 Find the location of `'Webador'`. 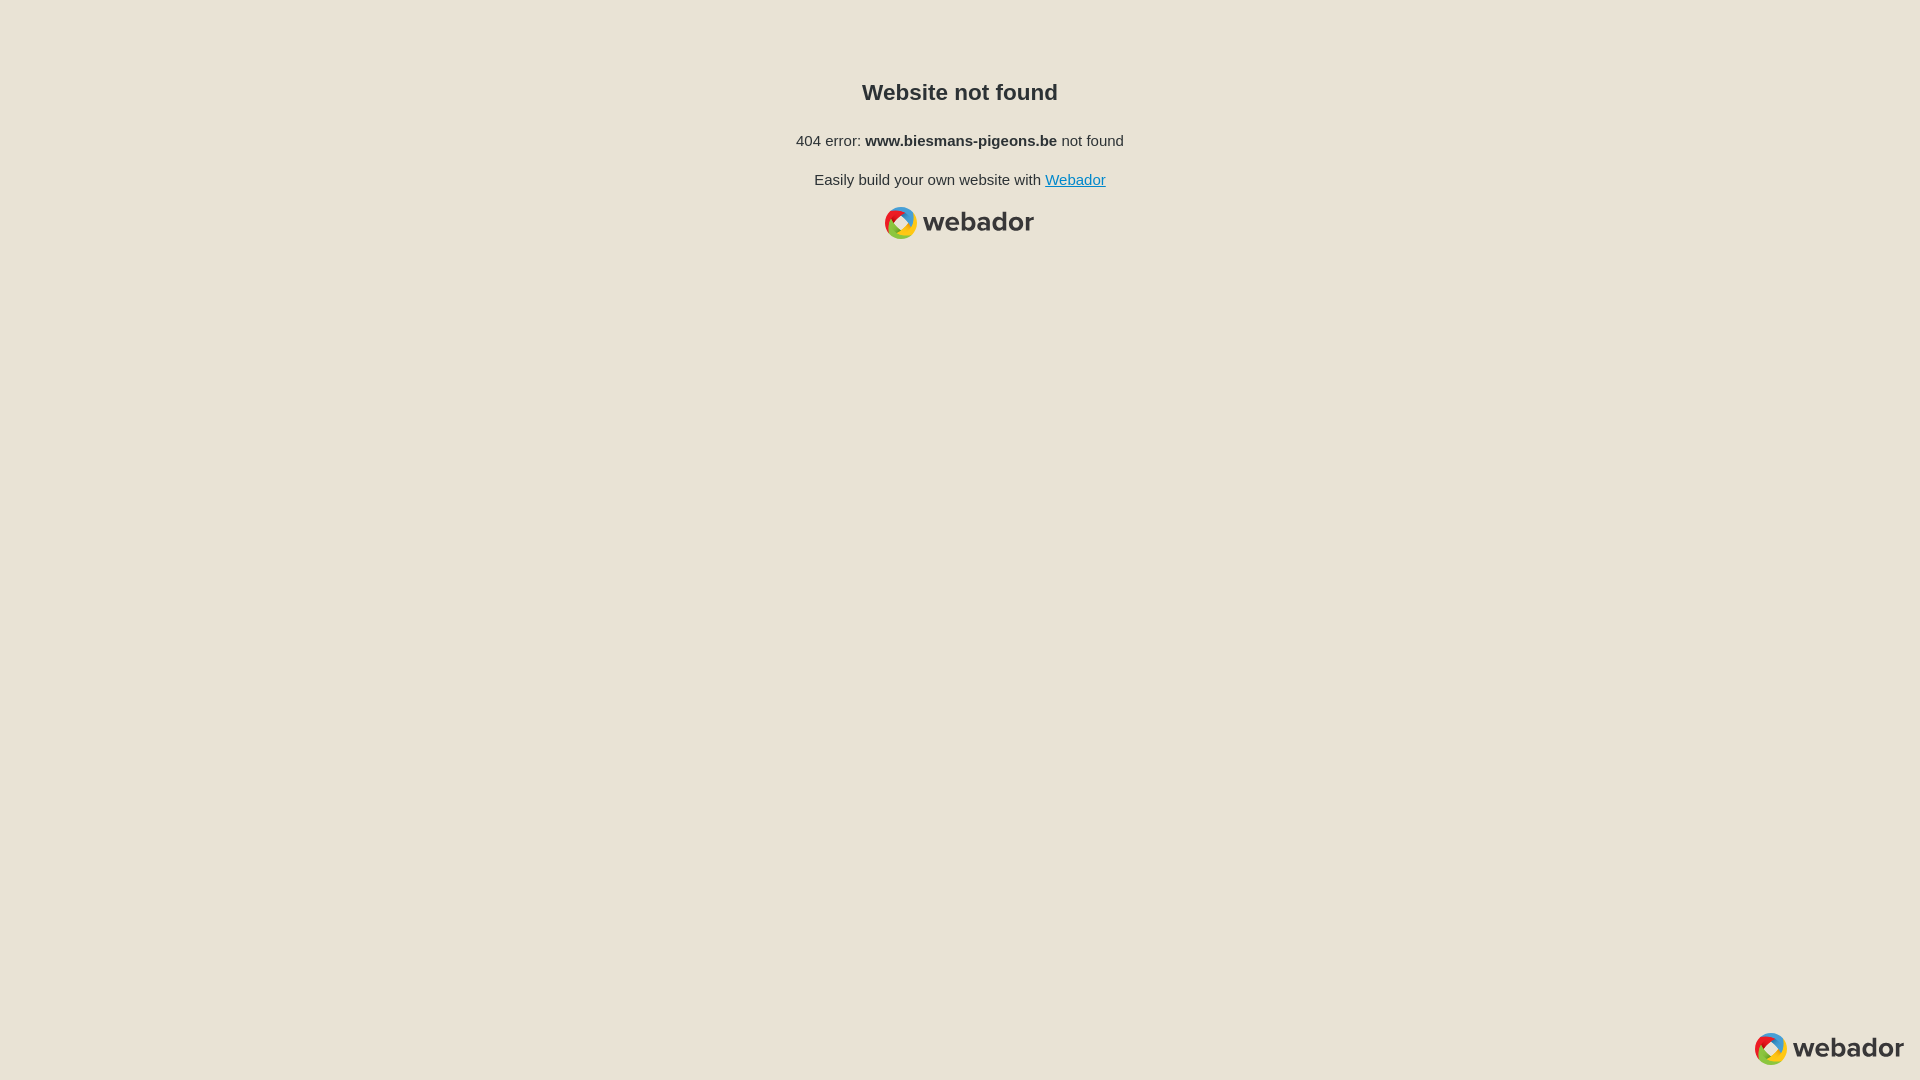

'Webador' is located at coordinates (1044, 178).